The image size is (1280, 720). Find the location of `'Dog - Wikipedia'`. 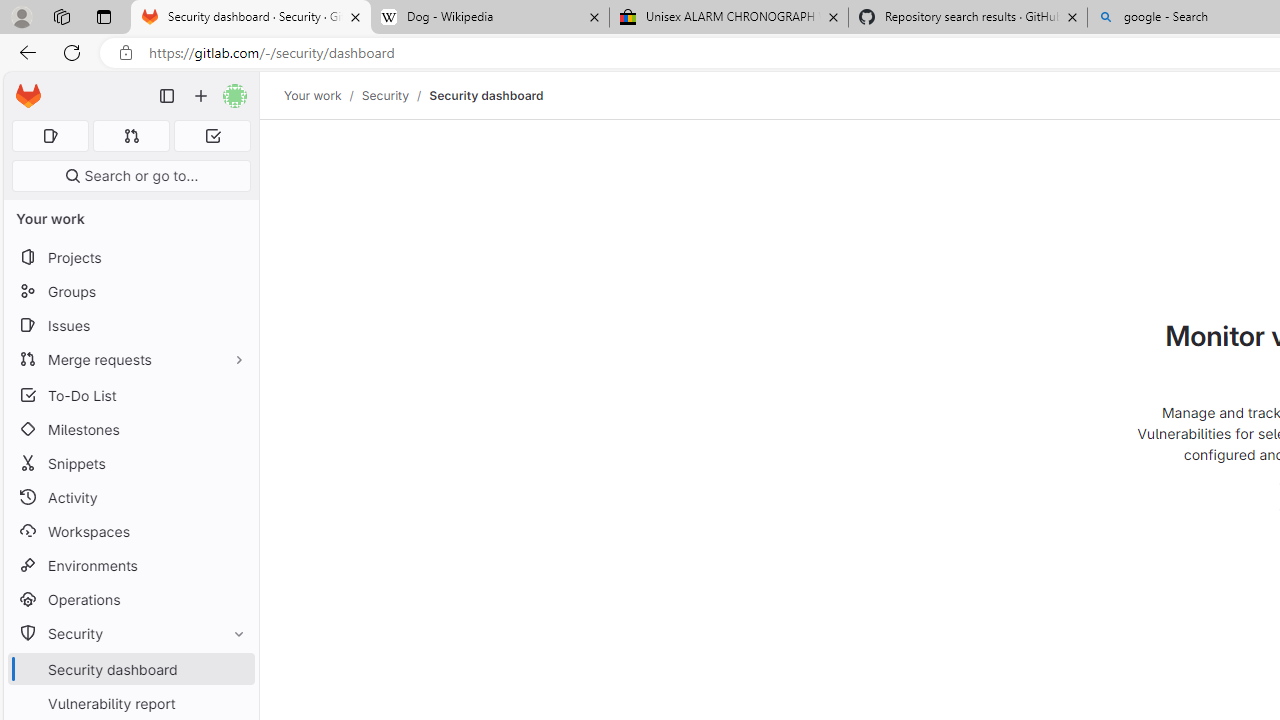

'Dog - Wikipedia' is located at coordinates (490, 17).